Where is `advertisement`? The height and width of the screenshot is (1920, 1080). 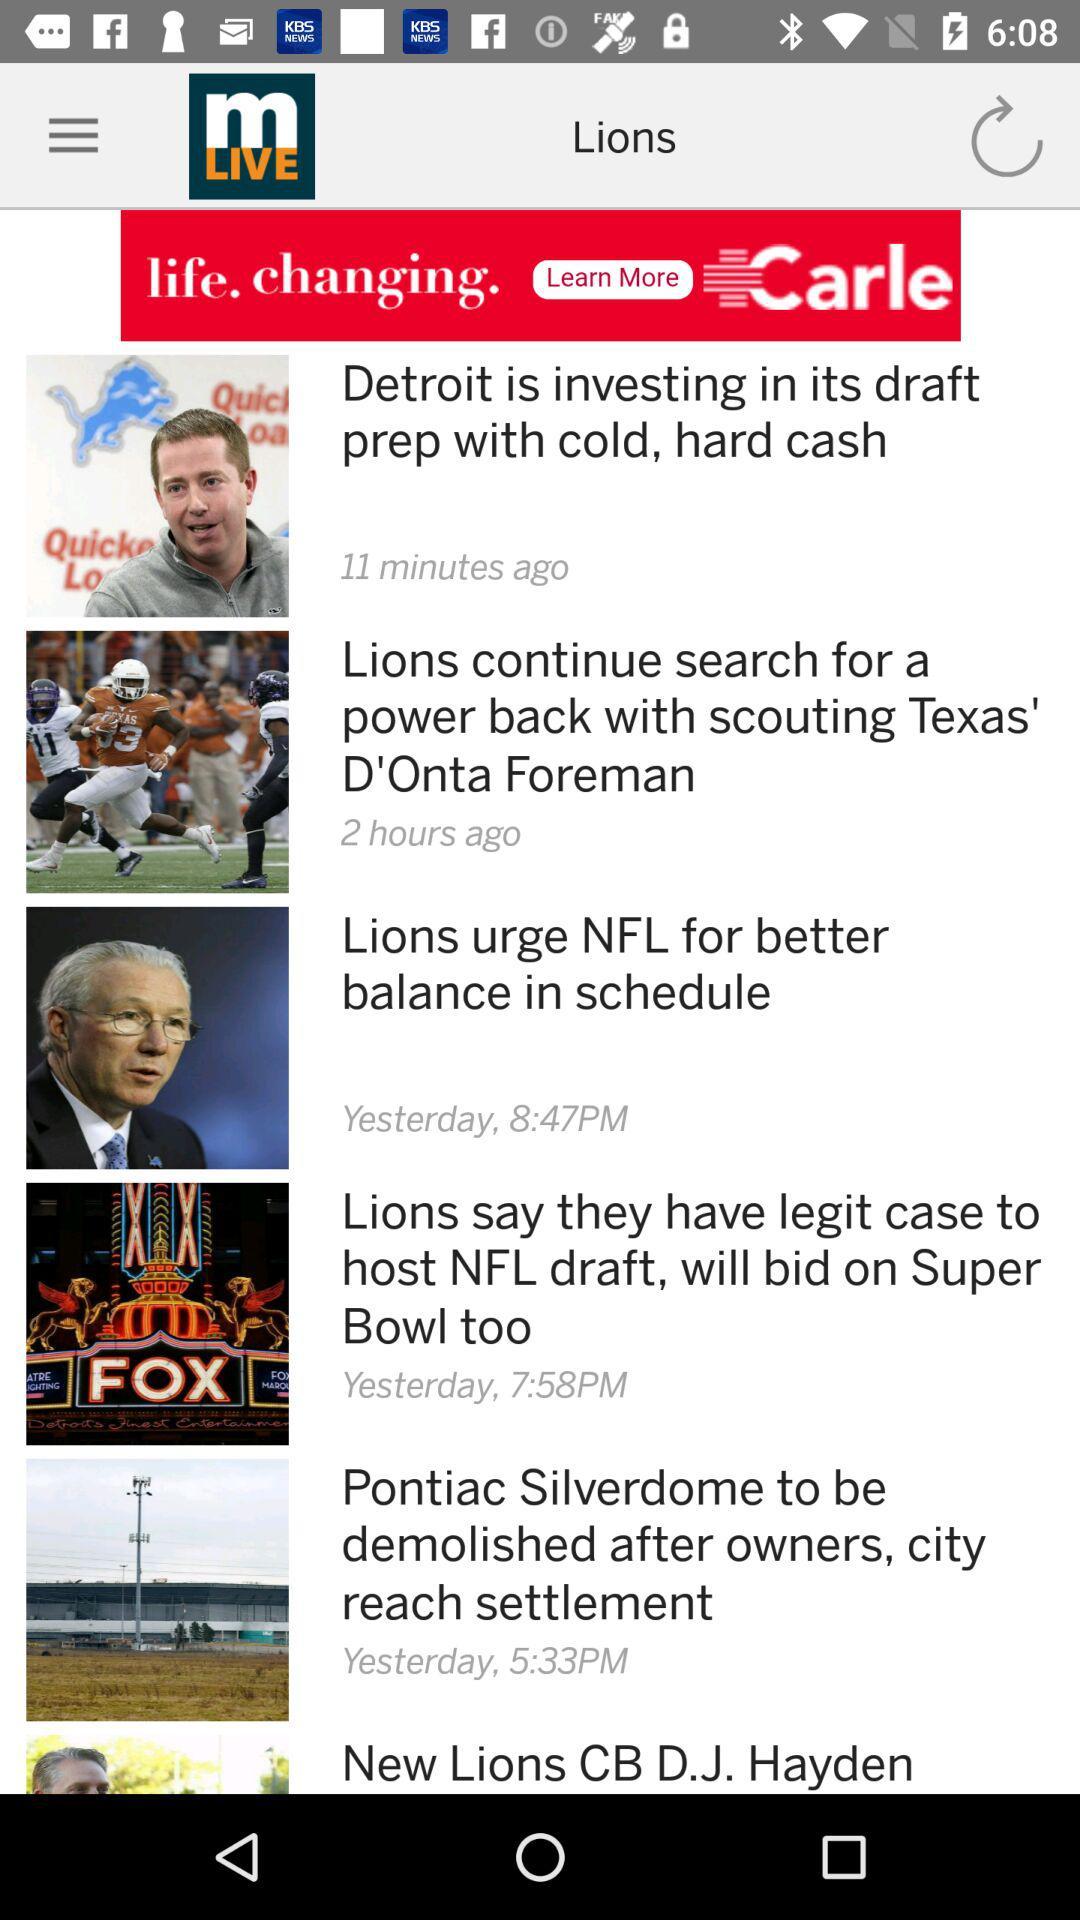
advertisement is located at coordinates (540, 274).